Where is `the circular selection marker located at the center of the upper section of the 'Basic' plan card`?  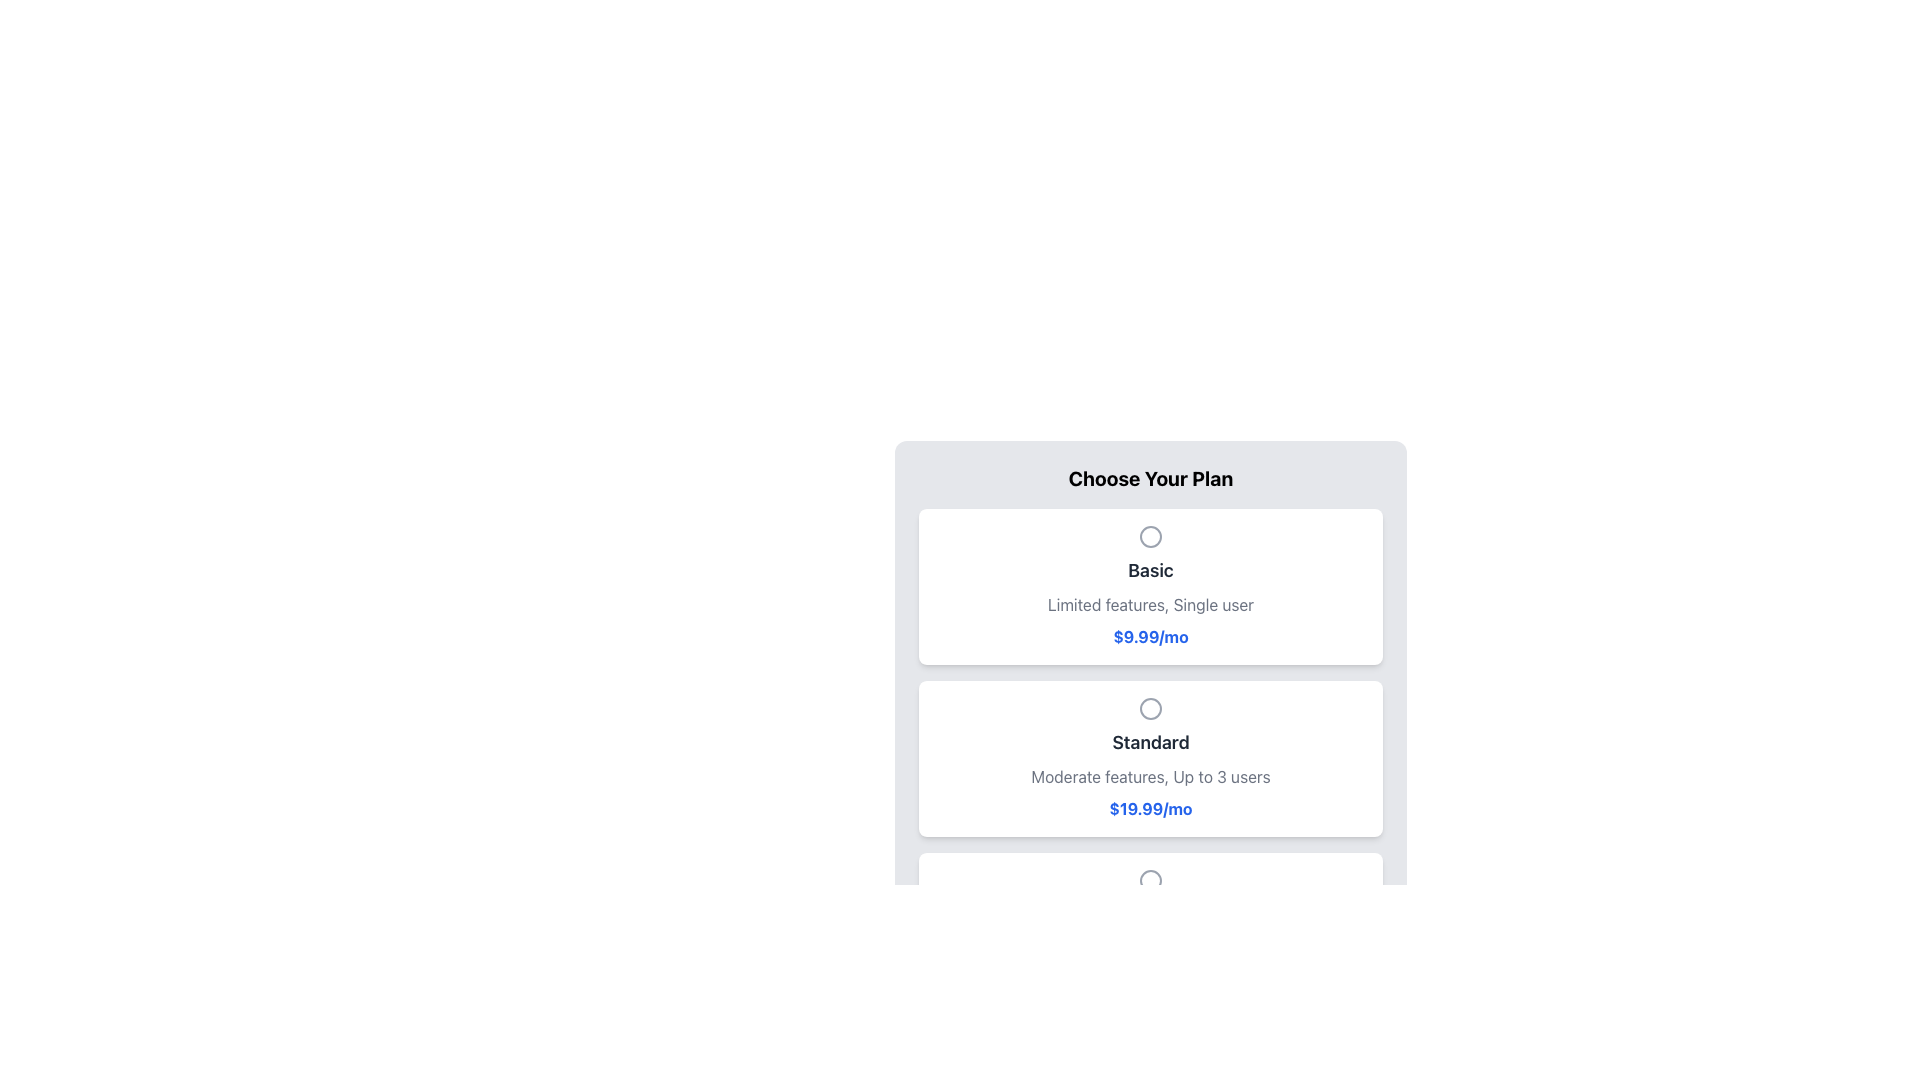
the circular selection marker located at the center of the upper section of the 'Basic' plan card is located at coordinates (1151, 535).